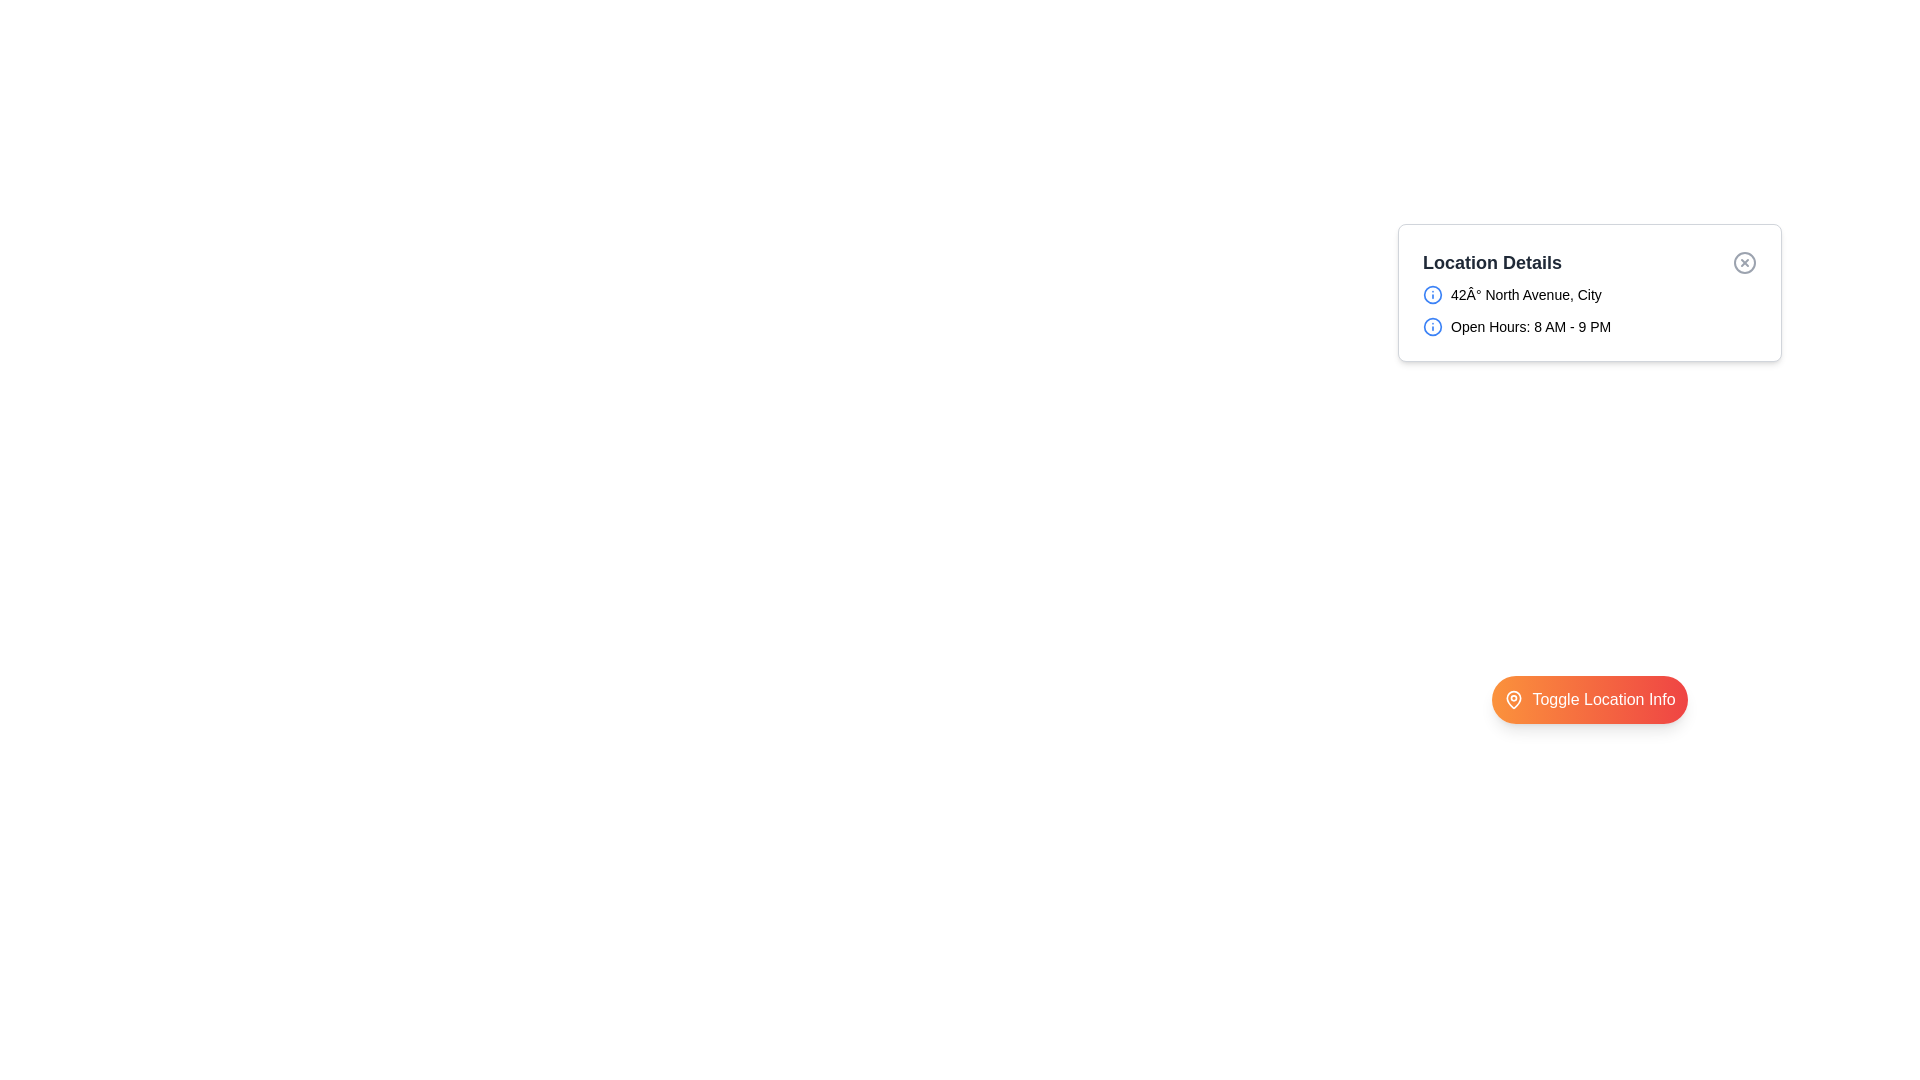 The width and height of the screenshot is (1920, 1080). Describe the element at coordinates (1525, 294) in the screenshot. I see `the text label displaying '42Â° North Avenue, City' within the 'Location Details' dialogue box` at that location.